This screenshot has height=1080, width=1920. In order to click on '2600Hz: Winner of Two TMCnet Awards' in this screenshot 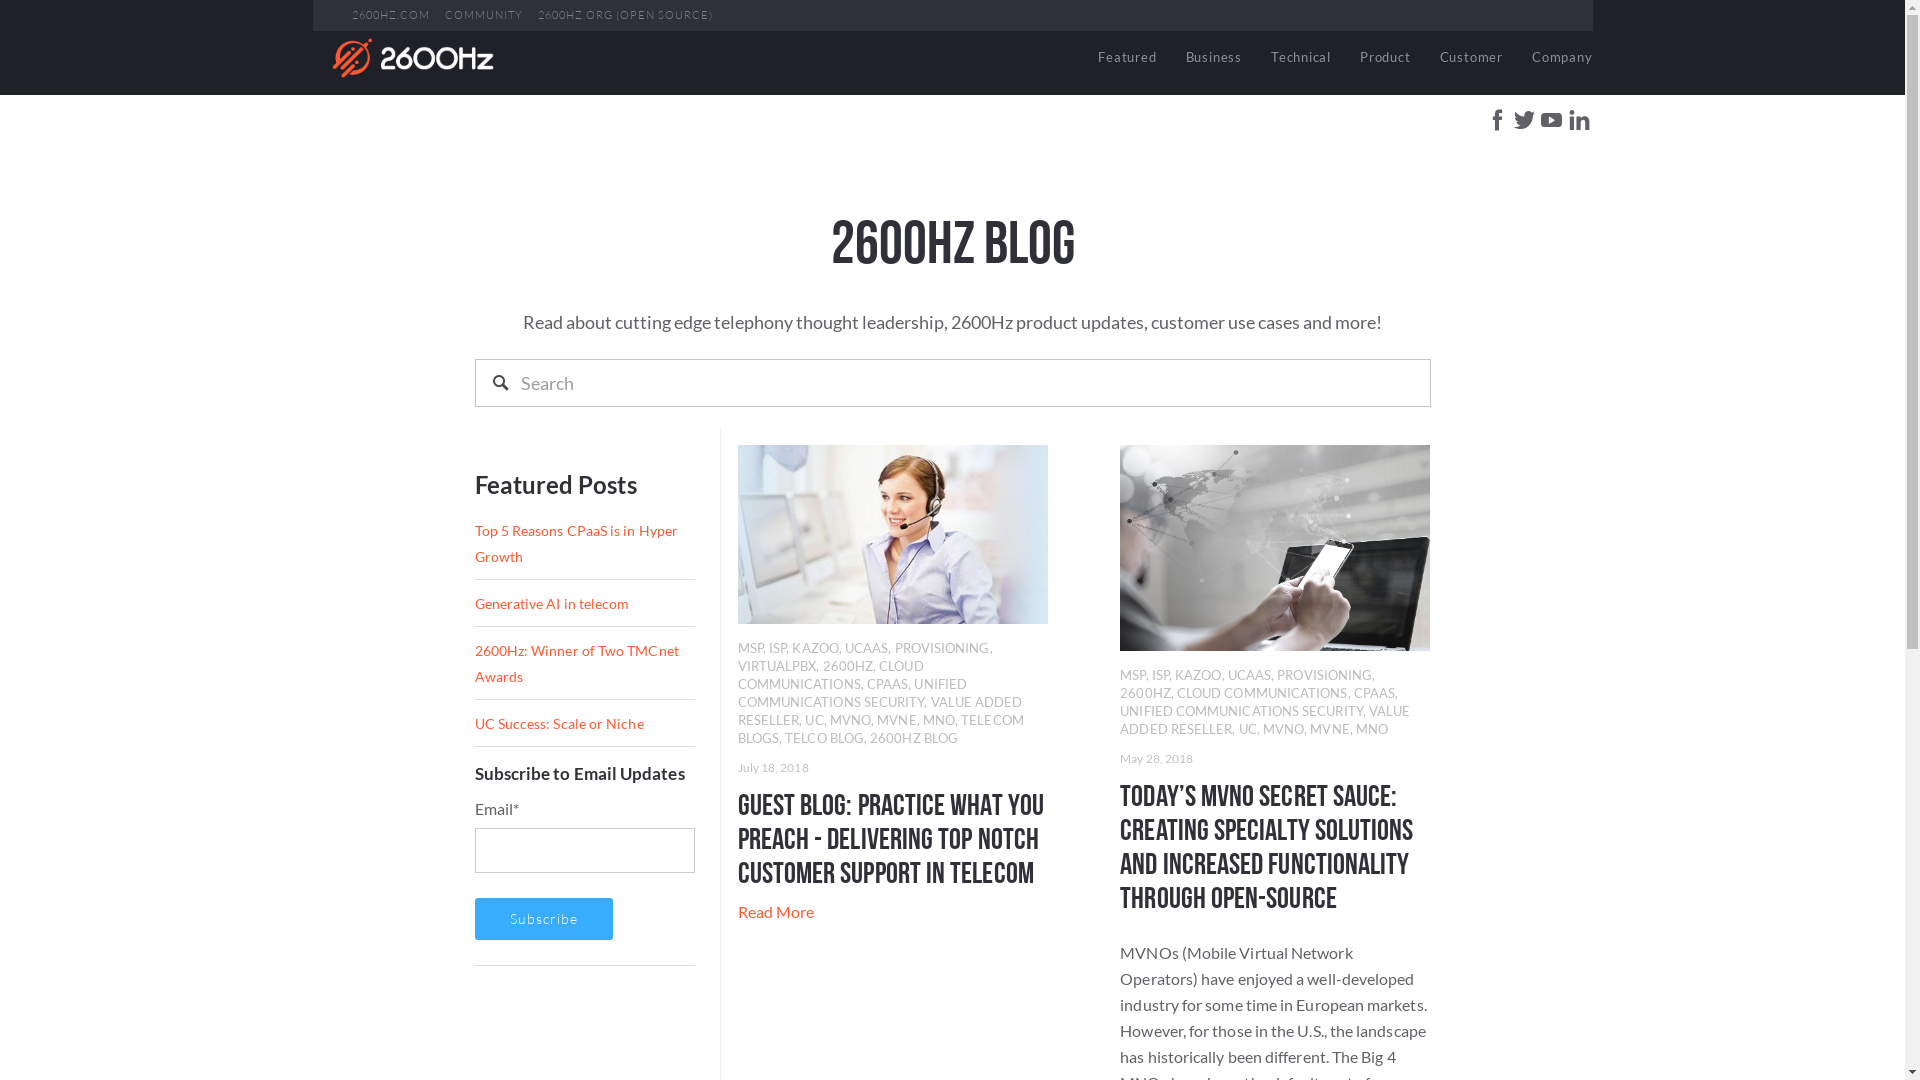, I will do `click(575, 663)`.